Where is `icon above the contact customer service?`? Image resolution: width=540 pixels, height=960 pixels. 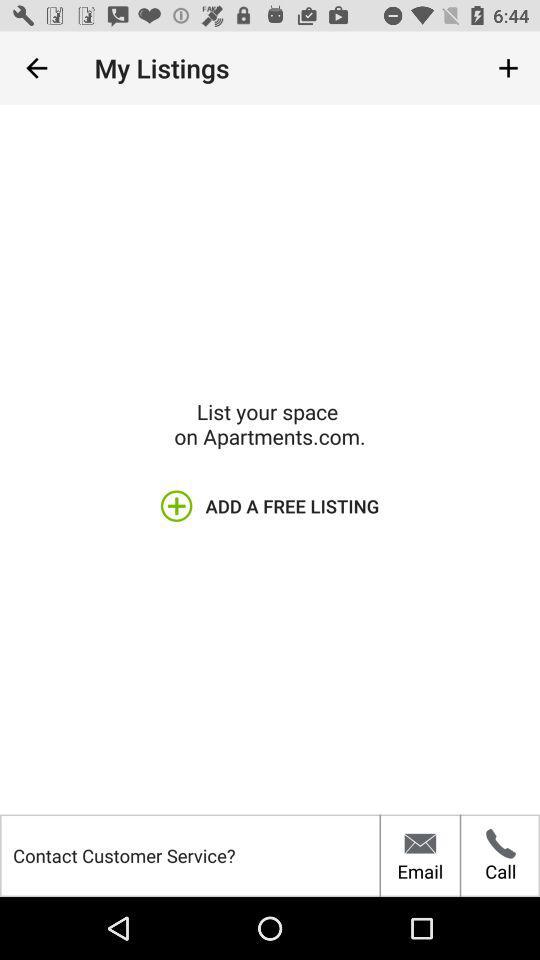 icon above the contact customer service? is located at coordinates (36, 68).